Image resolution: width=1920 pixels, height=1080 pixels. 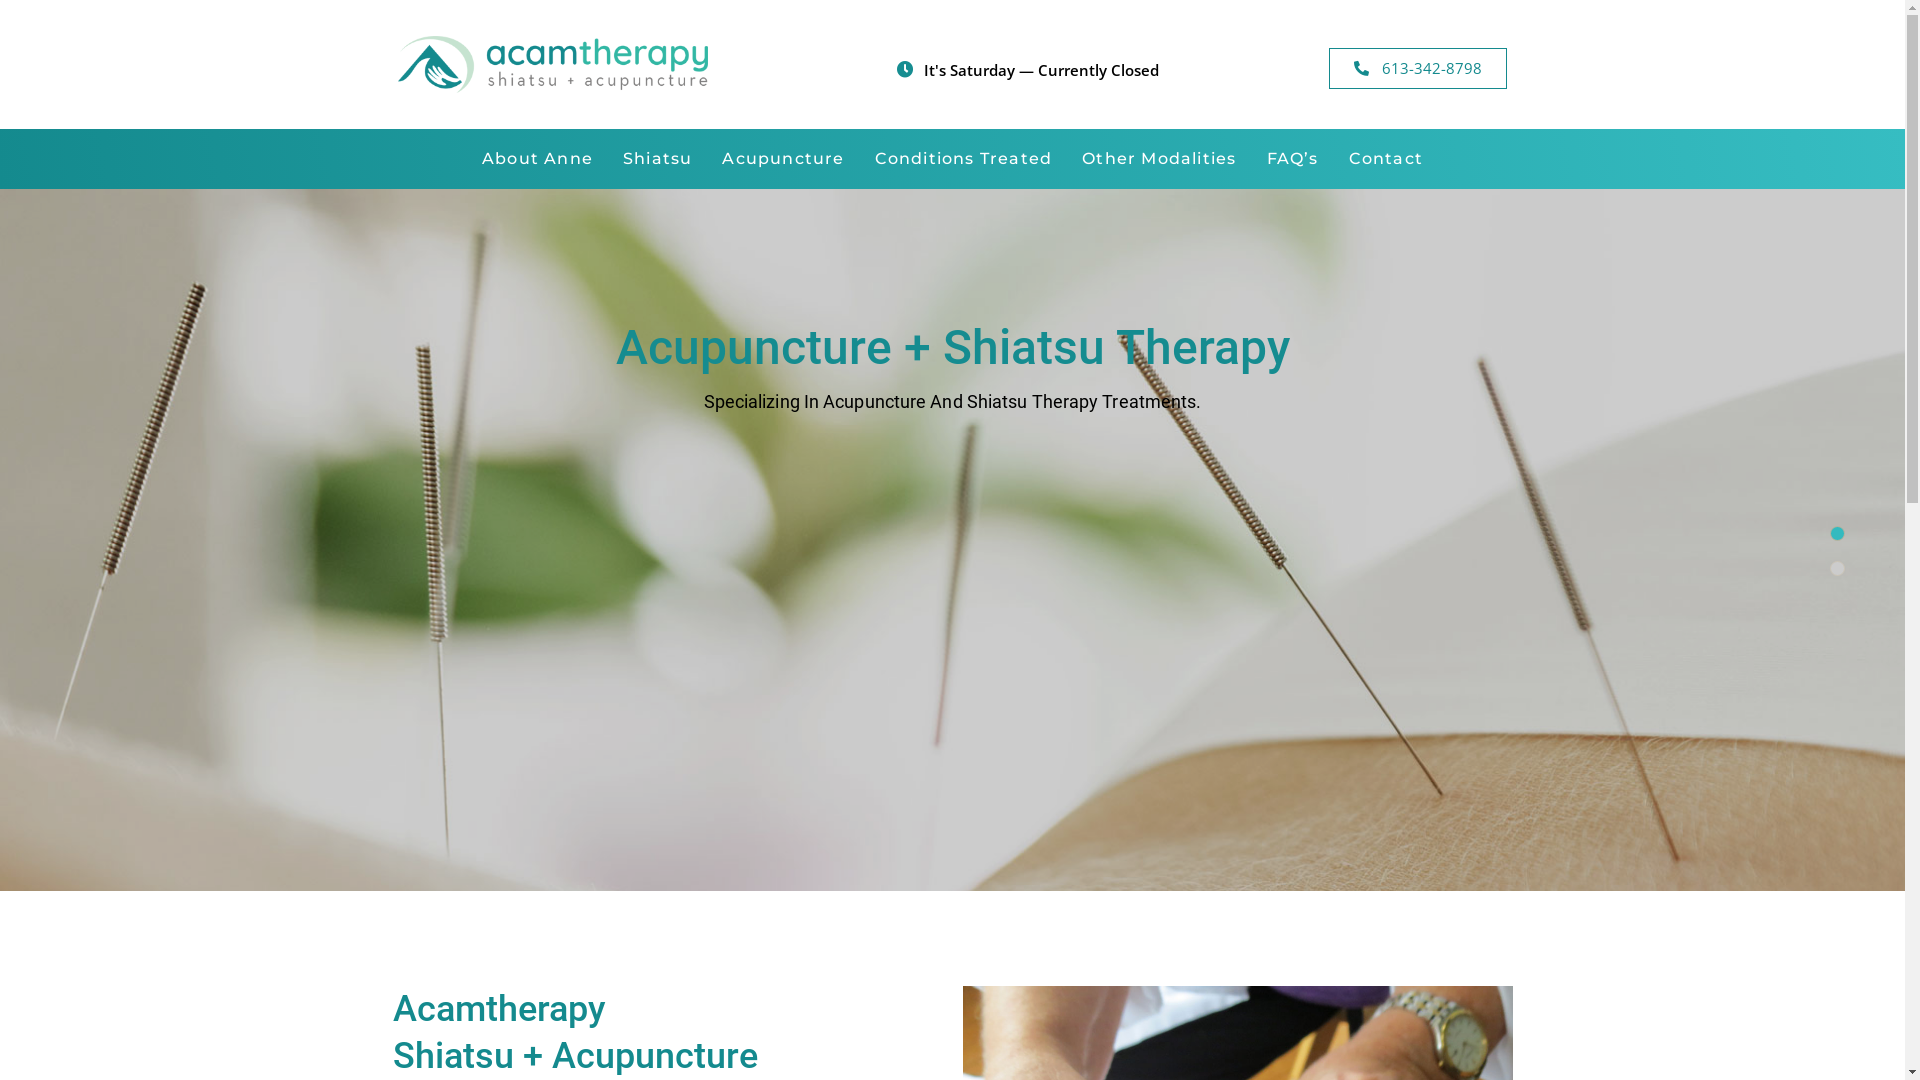 I want to click on 'Conditions Treated', so click(x=964, y=157).